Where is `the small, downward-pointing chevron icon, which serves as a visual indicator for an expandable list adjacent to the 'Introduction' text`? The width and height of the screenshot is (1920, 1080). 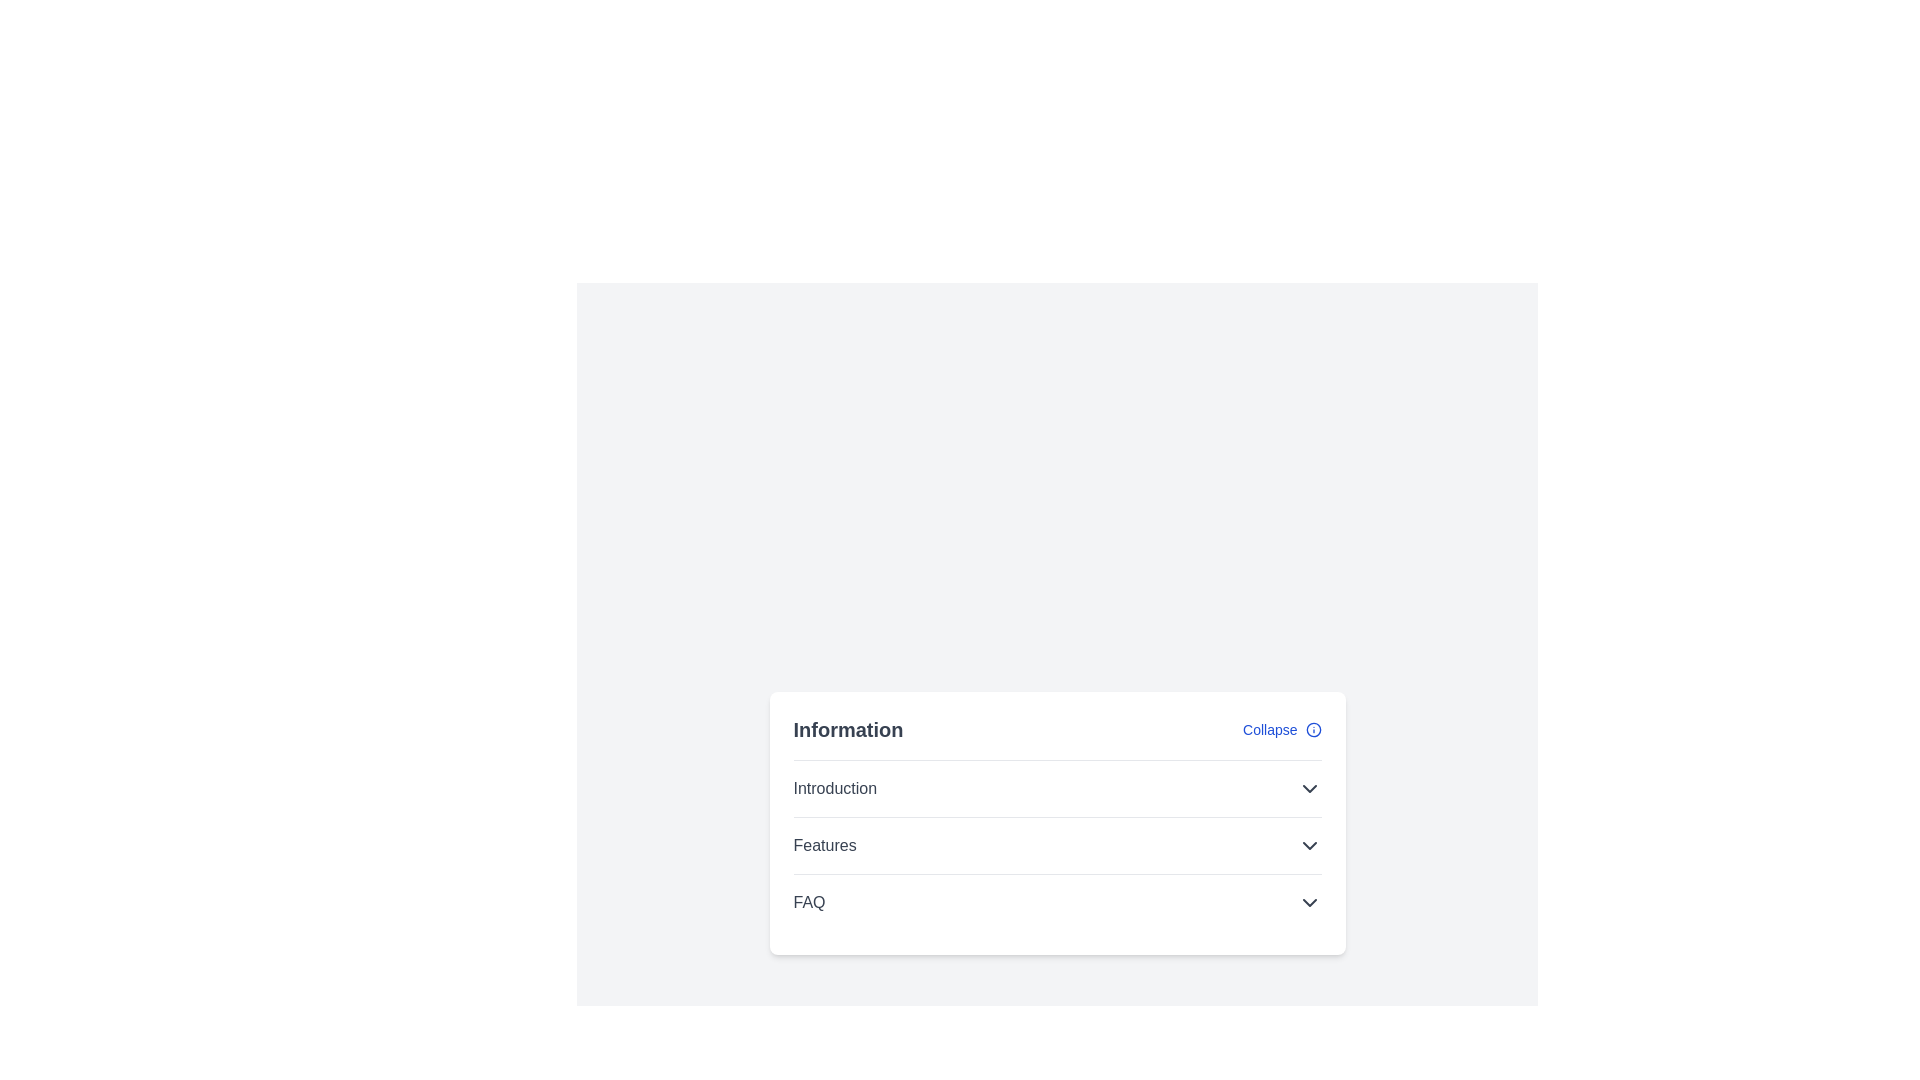
the small, downward-pointing chevron icon, which serves as a visual indicator for an expandable list adjacent to the 'Introduction' text is located at coordinates (1309, 787).